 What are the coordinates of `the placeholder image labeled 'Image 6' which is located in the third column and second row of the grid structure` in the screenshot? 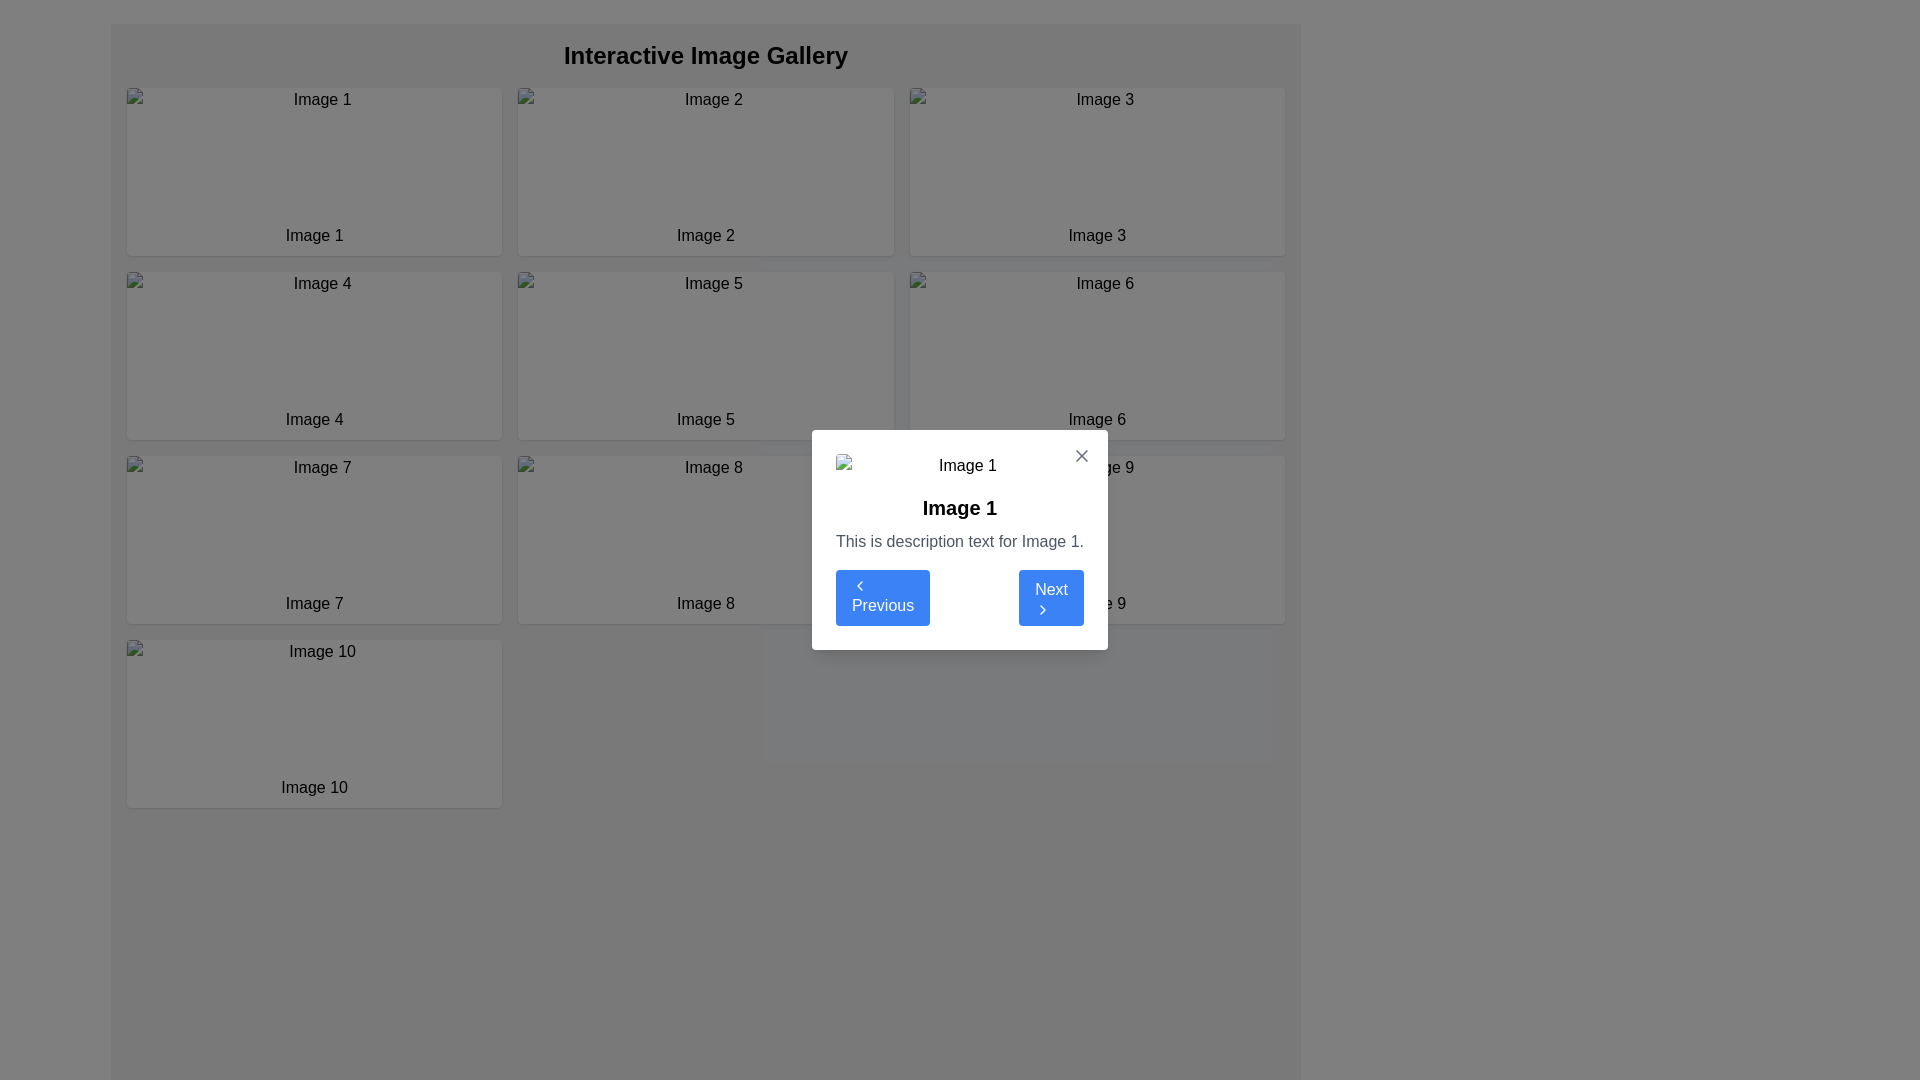 It's located at (1096, 334).